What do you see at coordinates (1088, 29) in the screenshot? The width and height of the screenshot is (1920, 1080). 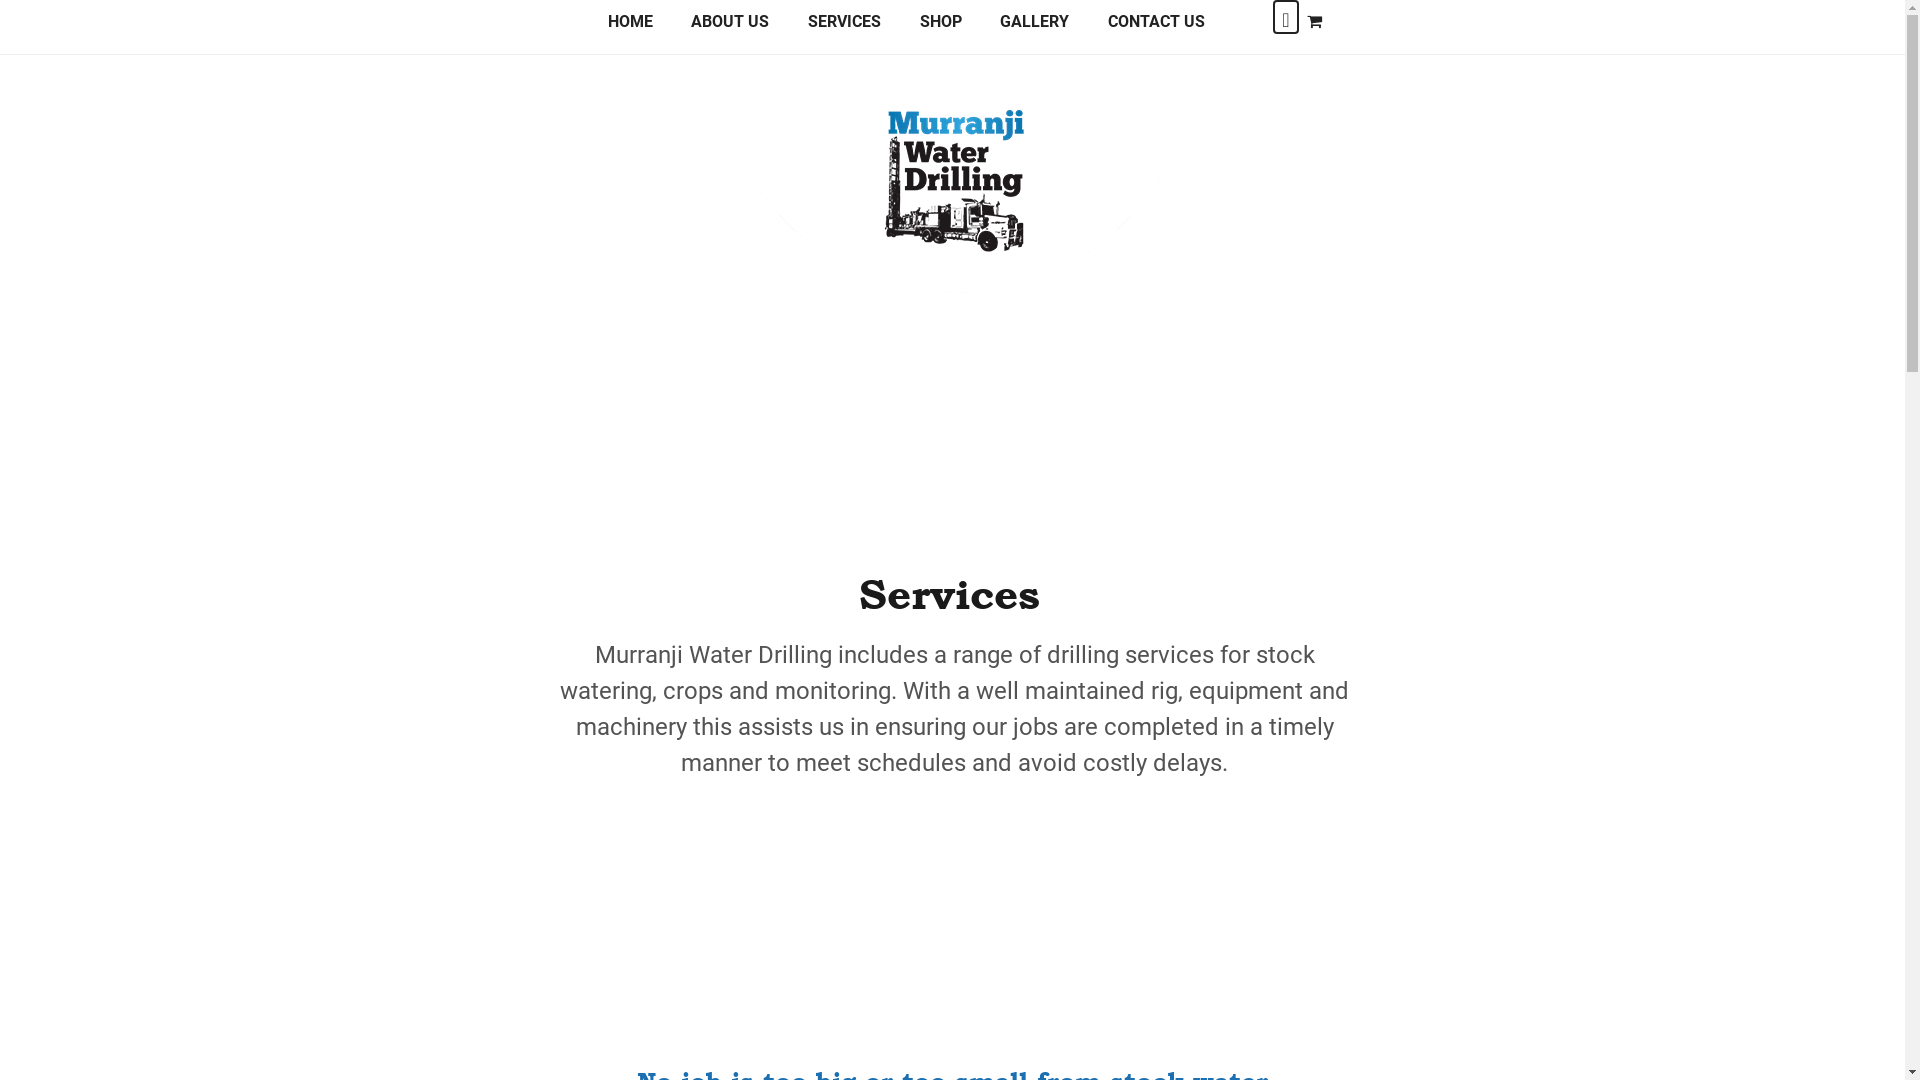 I see `'CONTACT US'` at bounding box center [1088, 29].